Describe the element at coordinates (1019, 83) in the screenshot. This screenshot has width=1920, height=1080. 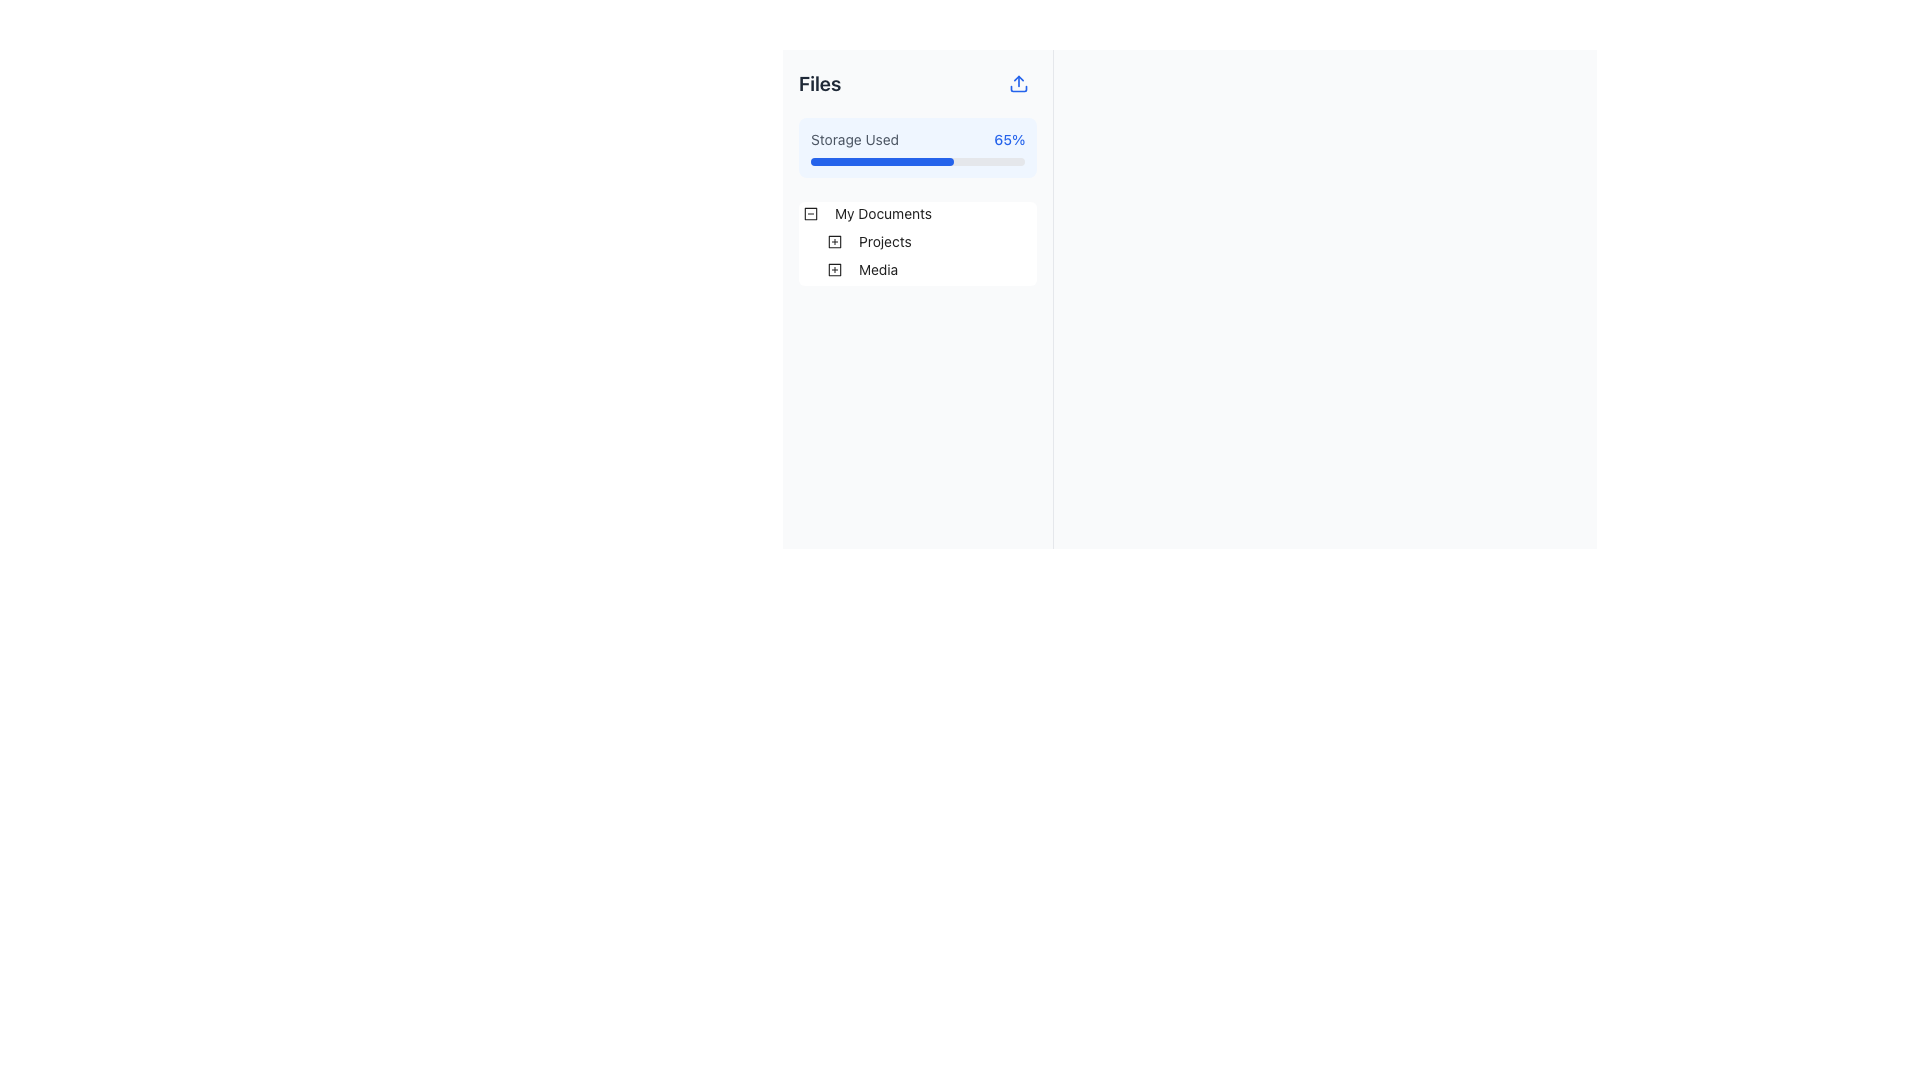
I see `the upload button located to the right of the 'Files' title` at that location.